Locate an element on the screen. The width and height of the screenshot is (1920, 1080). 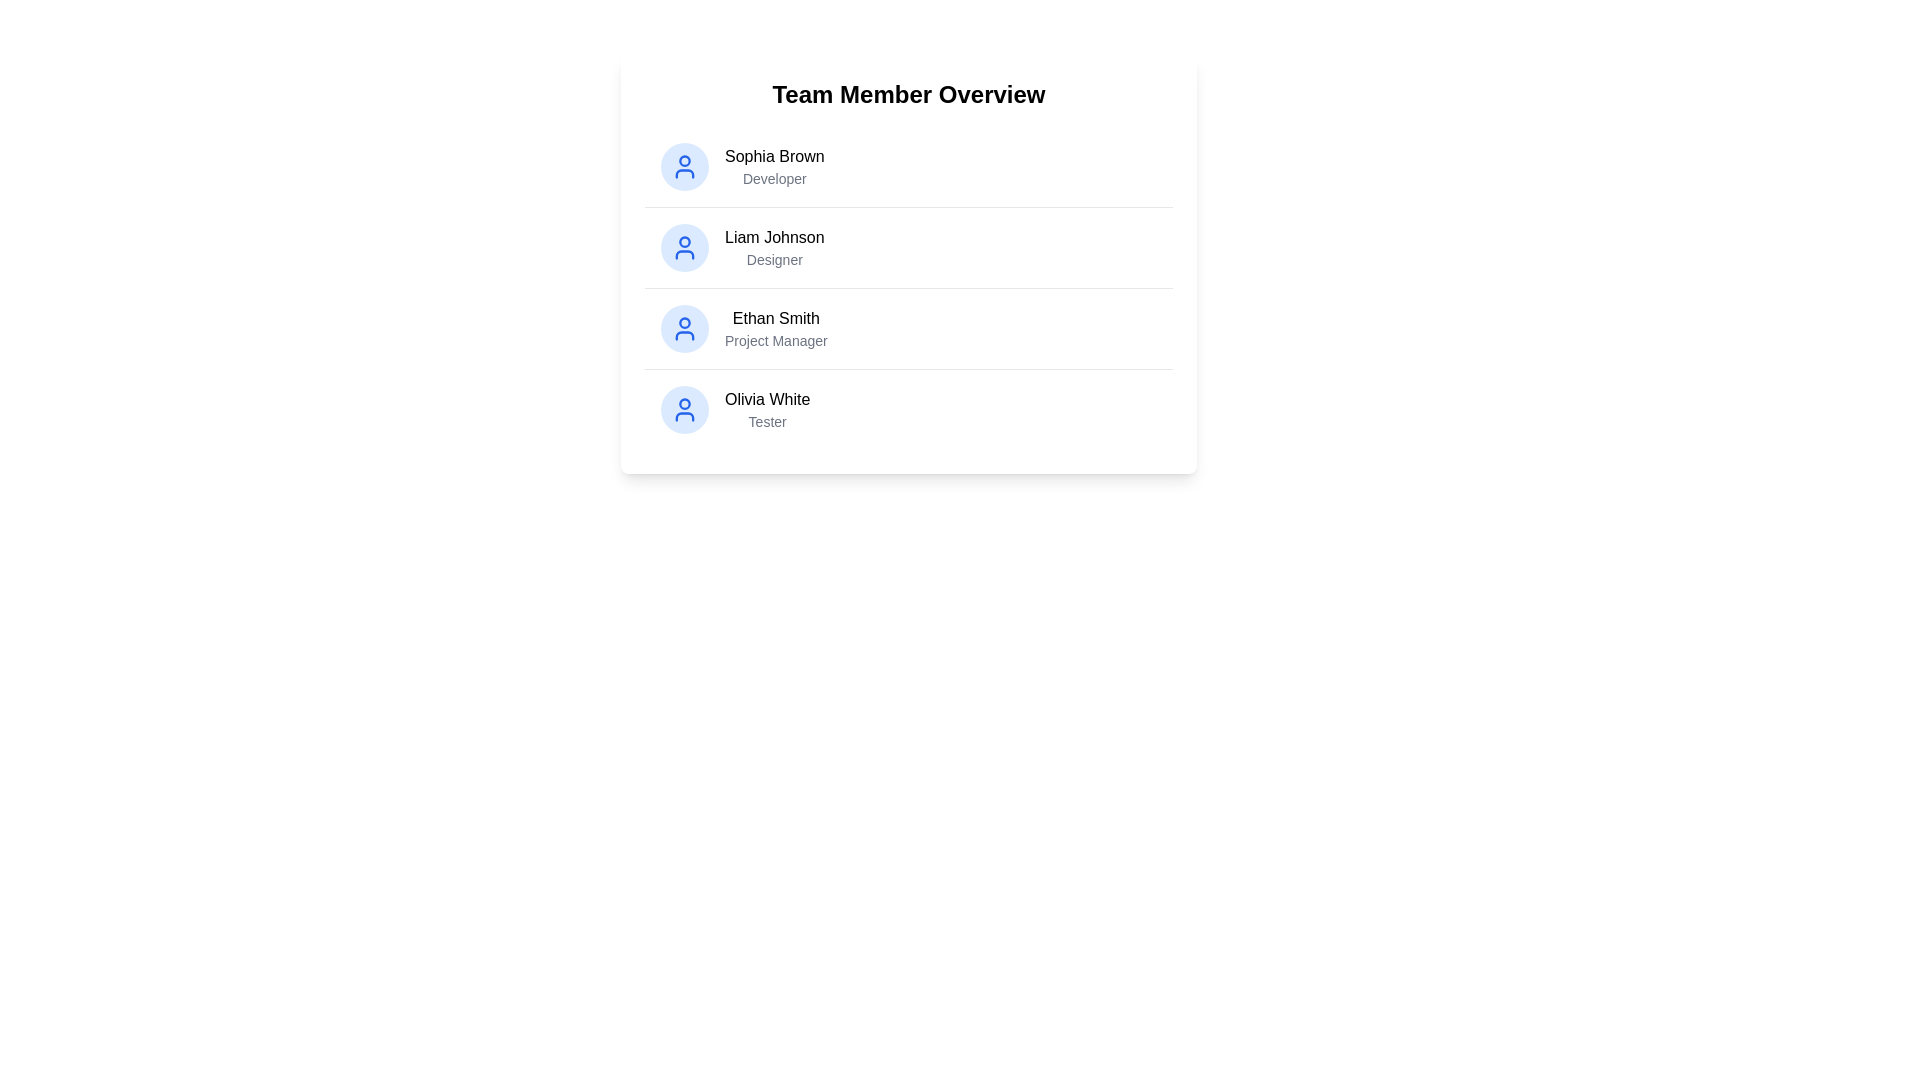
the list item representing 'Liam Johnson - Designer' is located at coordinates (741, 246).